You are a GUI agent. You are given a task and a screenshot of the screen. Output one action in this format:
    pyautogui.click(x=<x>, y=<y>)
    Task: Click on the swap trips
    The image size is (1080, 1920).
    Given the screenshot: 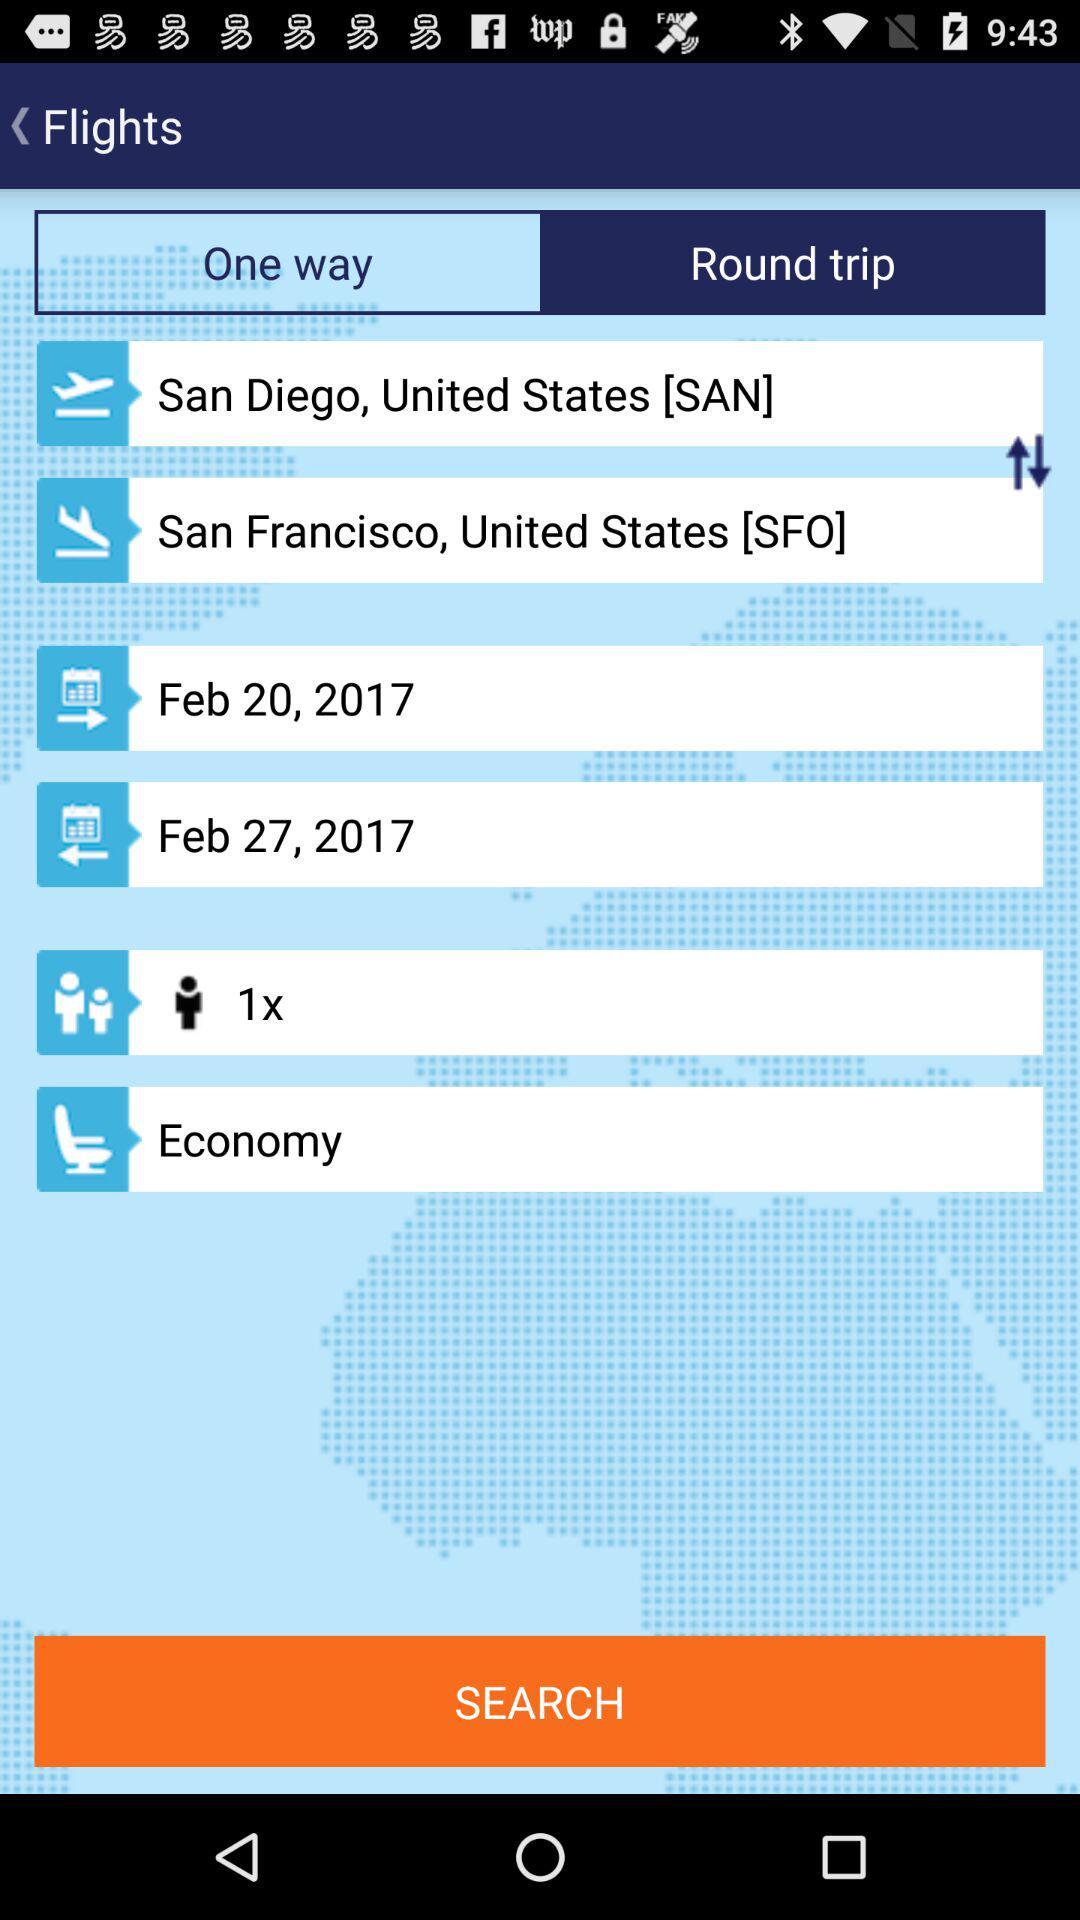 What is the action you would take?
    pyautogui.click(x=1028, y=460)
    